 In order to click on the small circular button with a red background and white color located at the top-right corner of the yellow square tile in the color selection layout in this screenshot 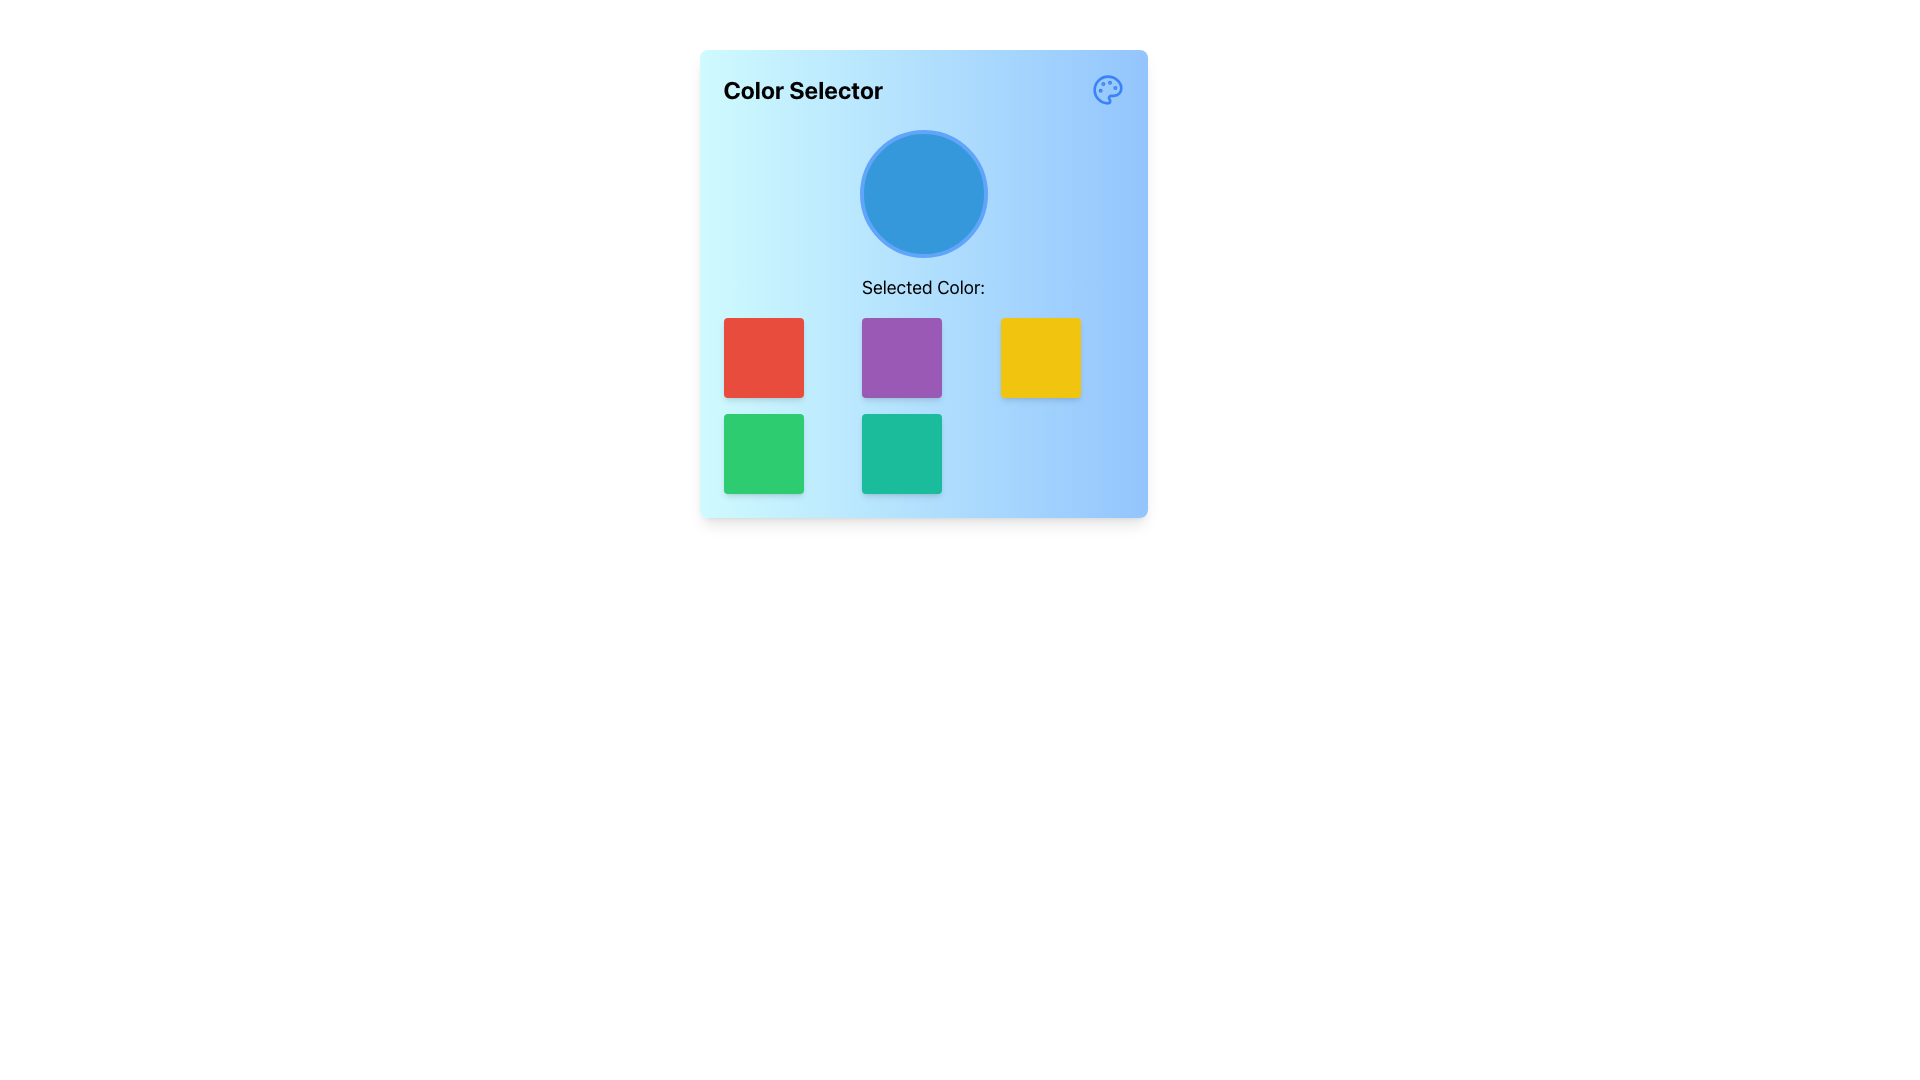, I will do `click(1110, 329)`.